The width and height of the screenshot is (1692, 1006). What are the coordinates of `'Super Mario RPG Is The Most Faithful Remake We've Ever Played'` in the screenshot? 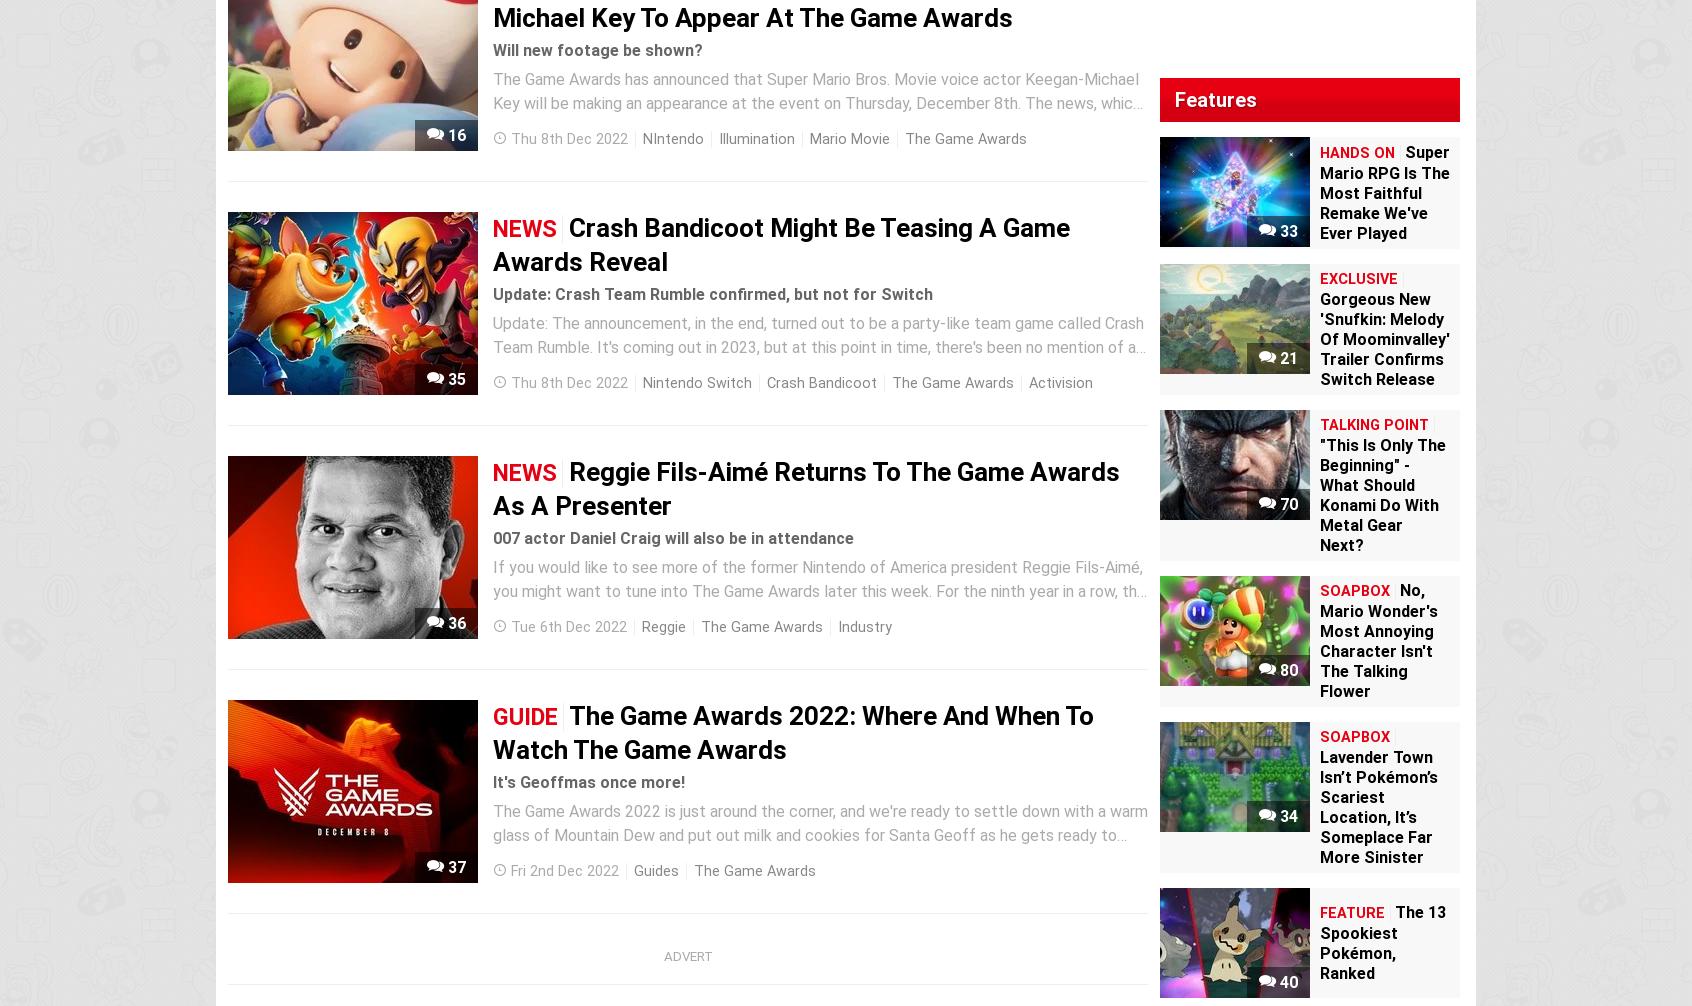 It's located at (1385, 192).